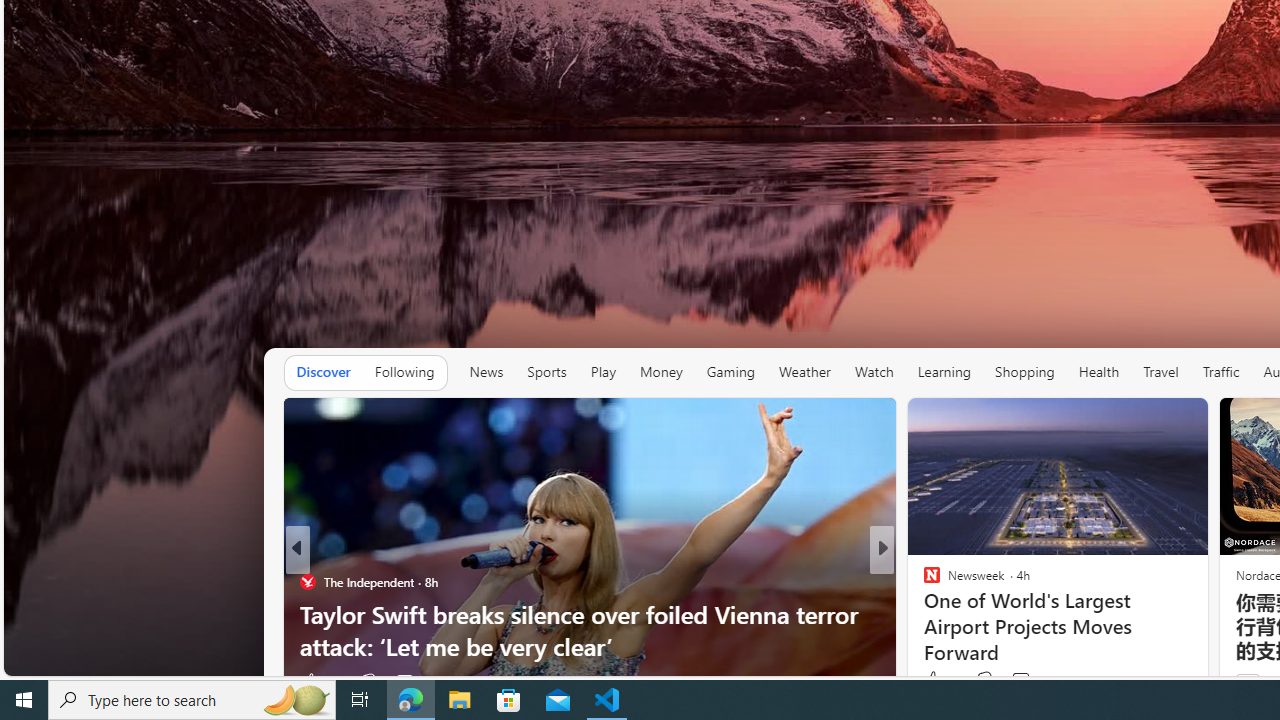 This screenshot has width=1280, height=720. What do you see at coordinates (1026, 680) in the screenshot?
I see `'View comments 2 Comment'` at bounding box center [1026, 680].